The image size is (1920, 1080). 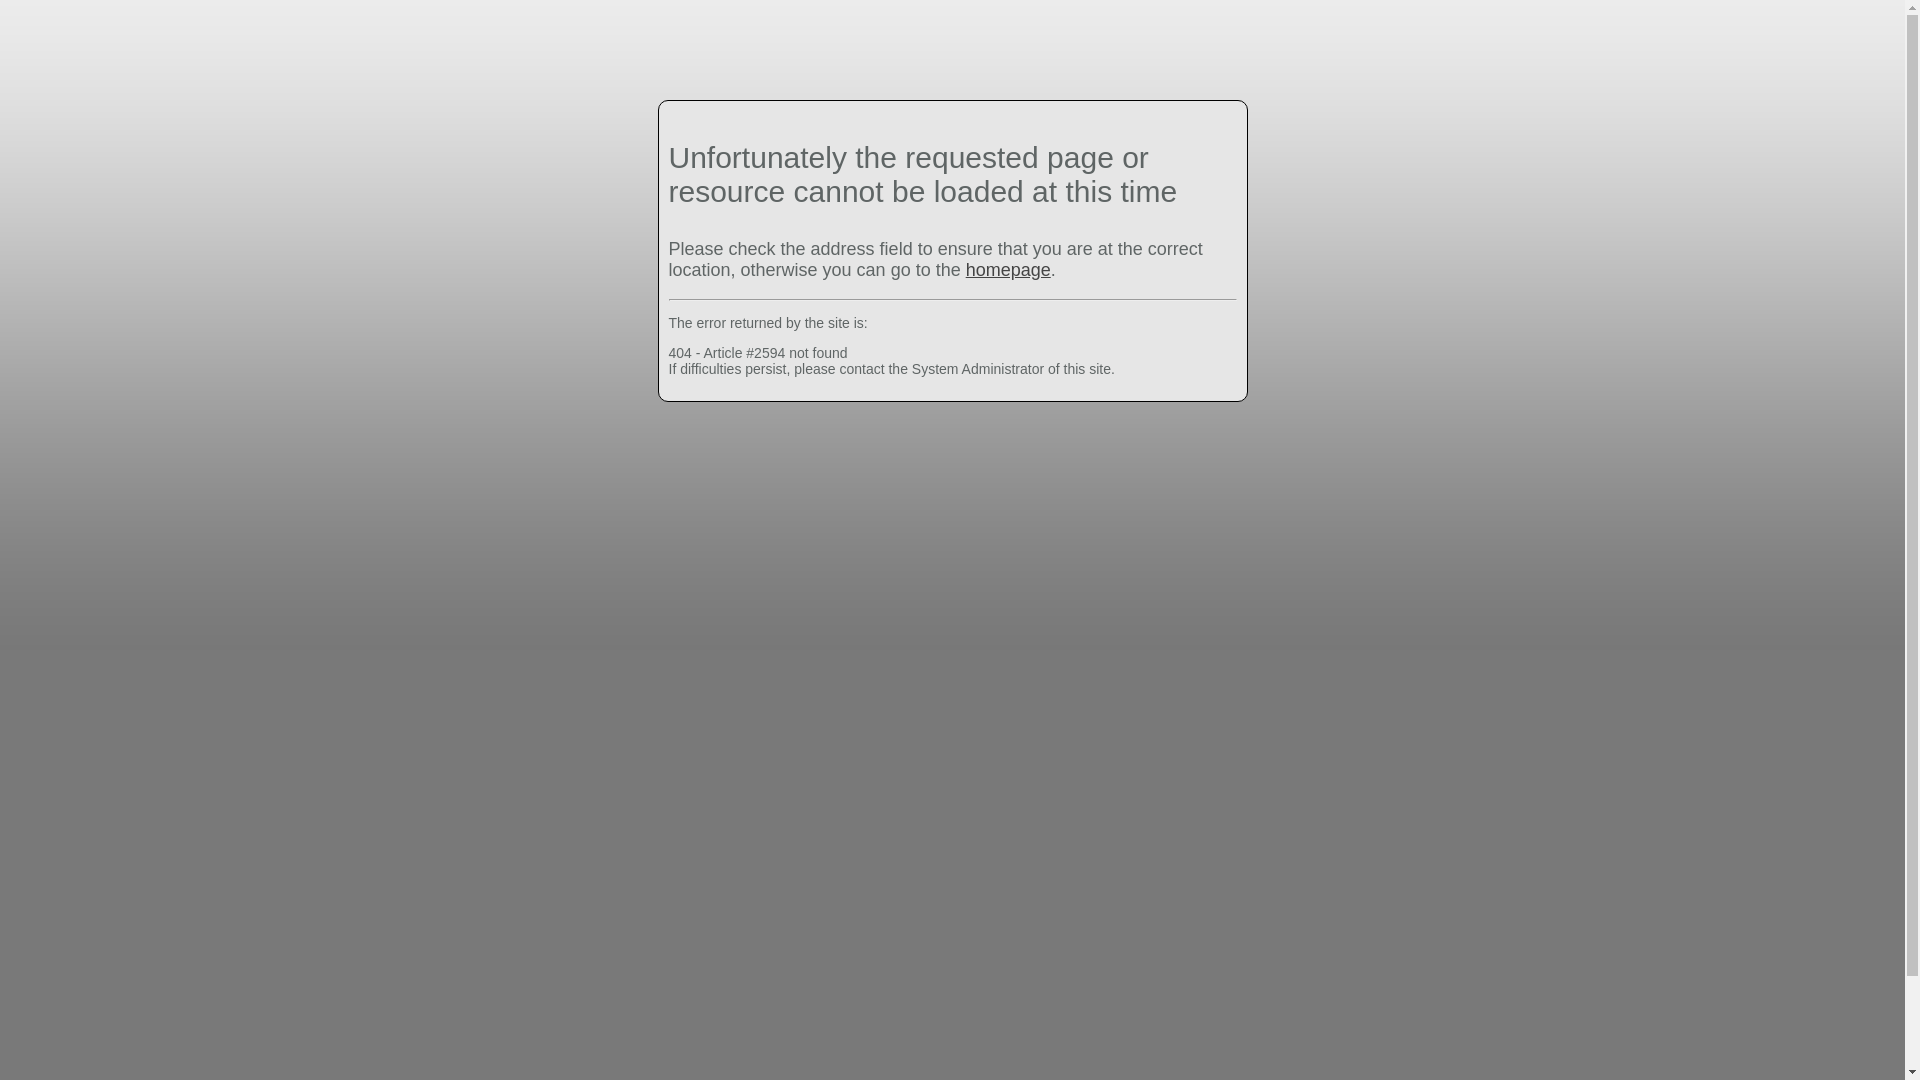 What do you see at coordinates (965, 270) in the screenshot?
I see `'homepage'` at bounding box center [965, 270].